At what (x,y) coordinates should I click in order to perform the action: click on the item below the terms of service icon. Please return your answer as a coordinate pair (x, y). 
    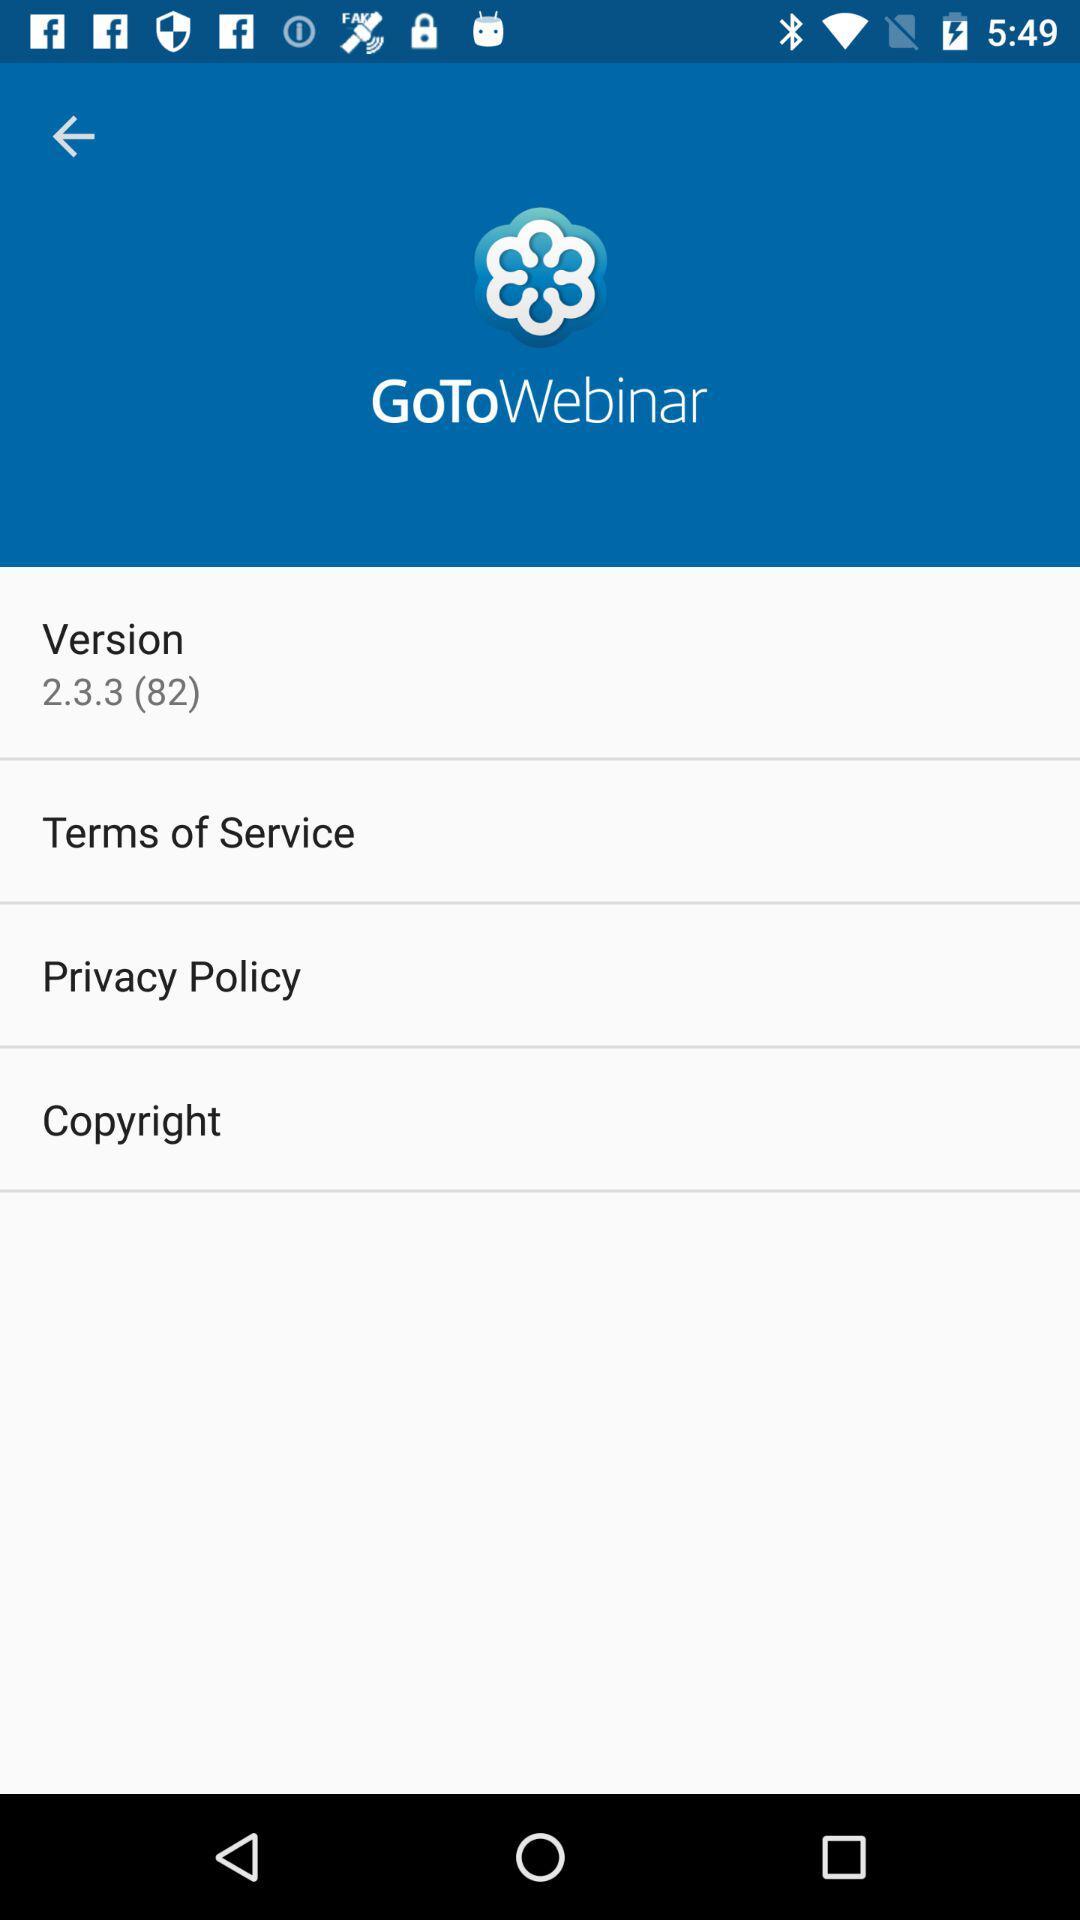
    Looking at the image, I should click on (170, 974).